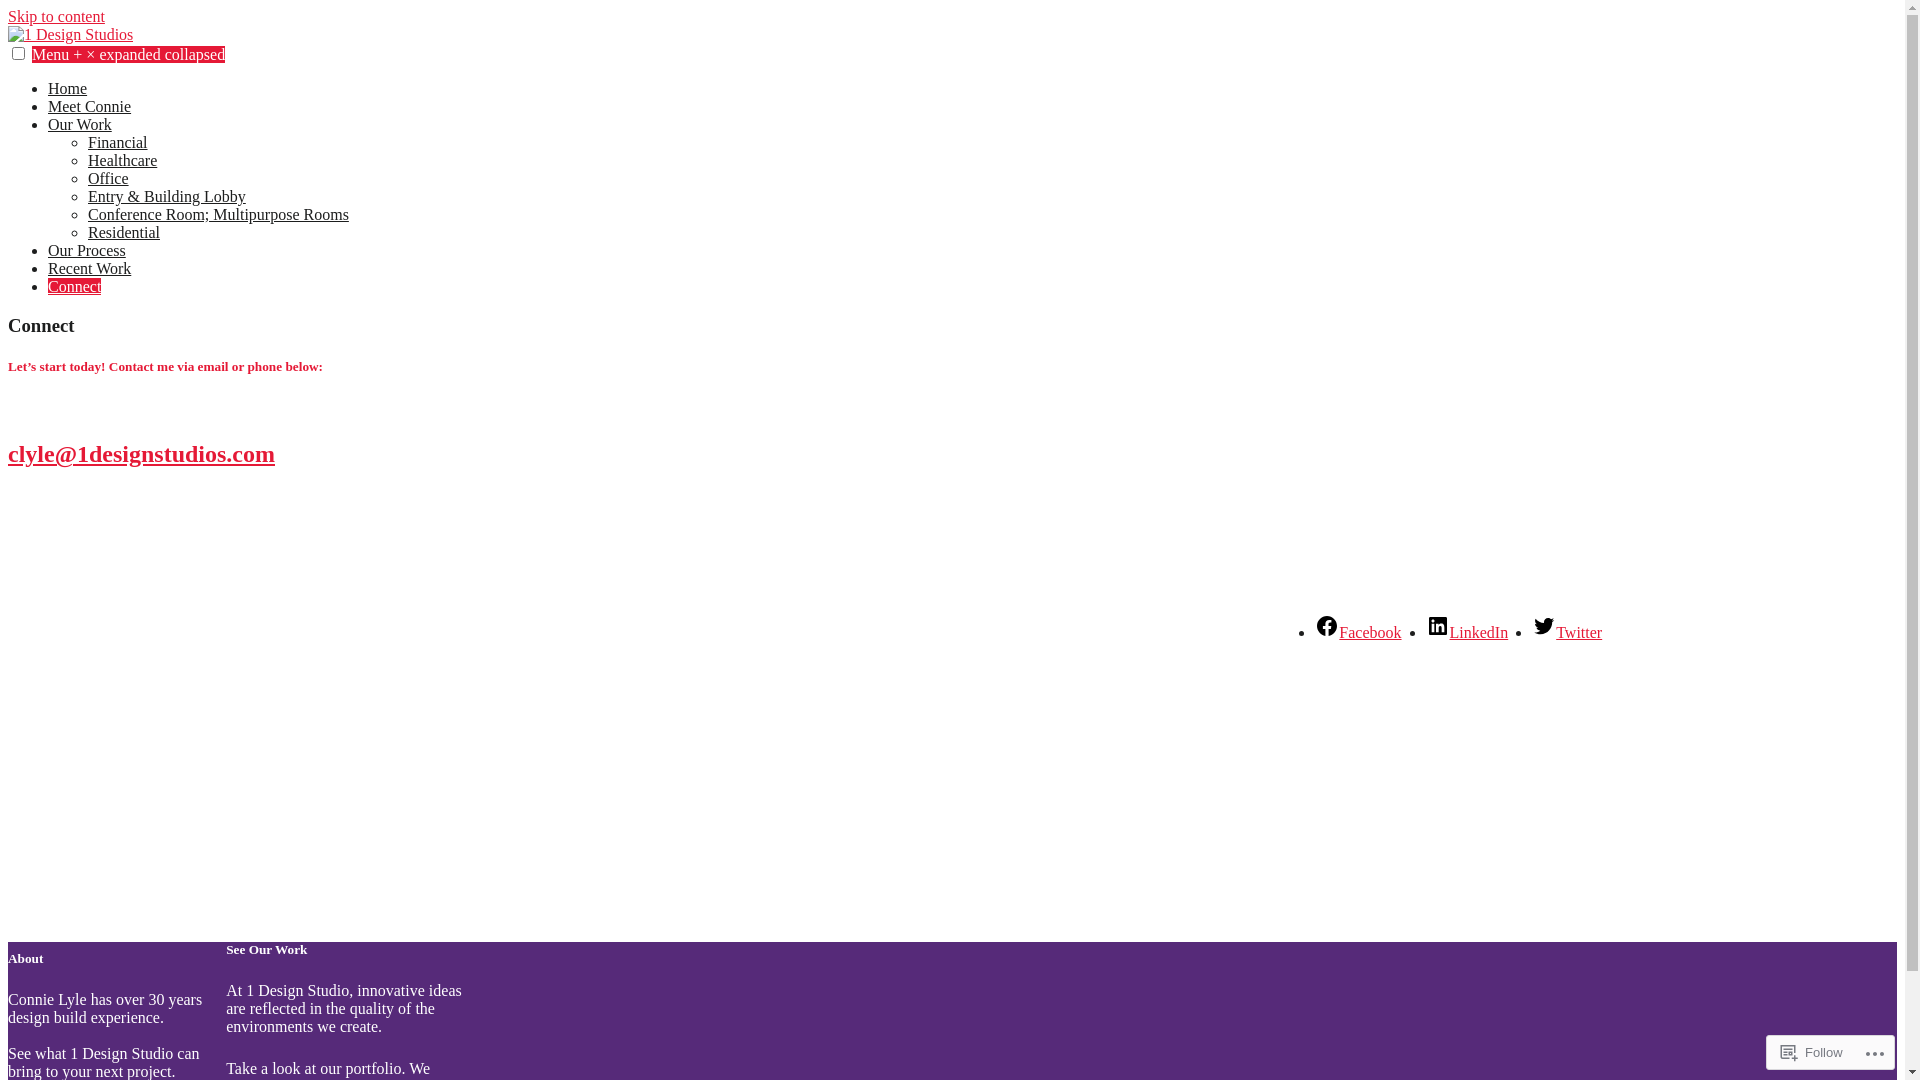 Image resolution: width=1920 pixels, height=1080 pixels. Describe the element at coordinates (88, 267) in the screenshot. I see `'Recent Work'` at that location.